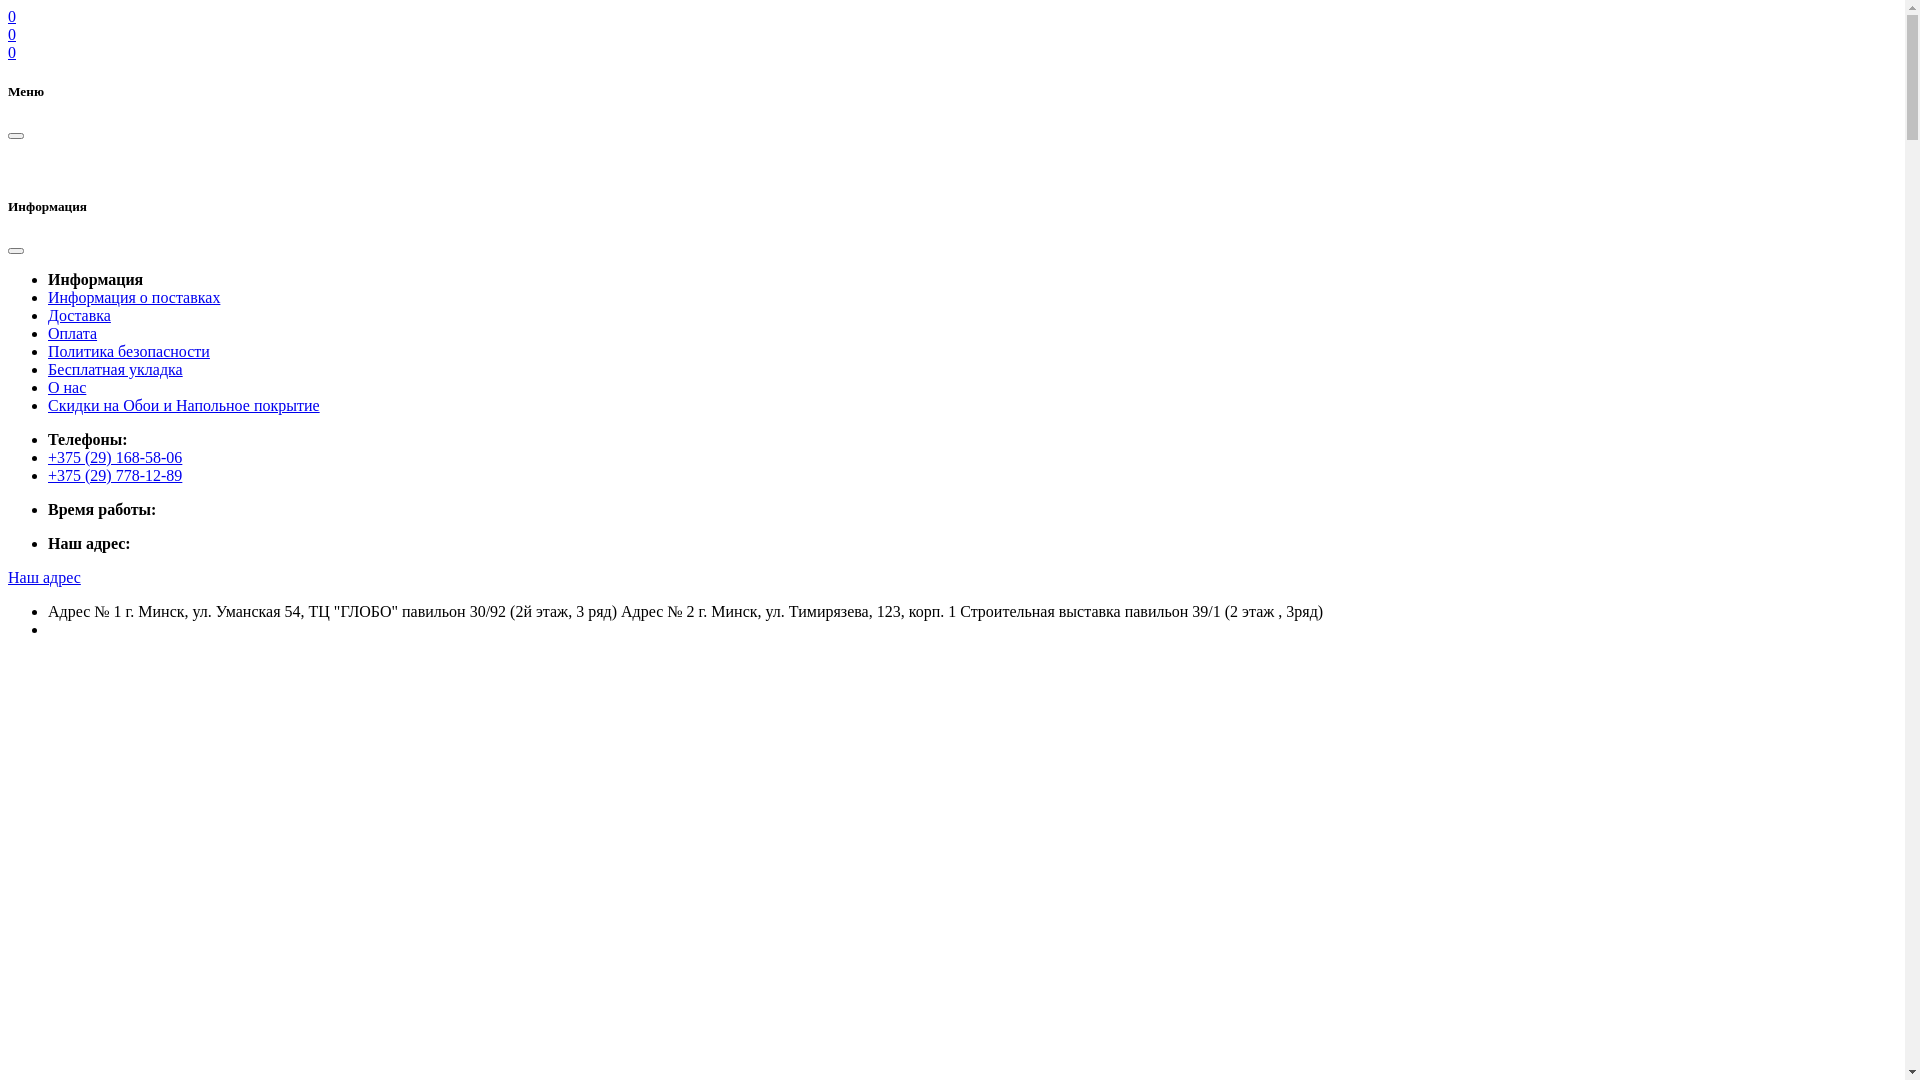 This screenshot has width=1920, height=1080. What do you see at coordinates (8, 51) in the screenshot?
I see `'0'` at bounding box center [8, 51].